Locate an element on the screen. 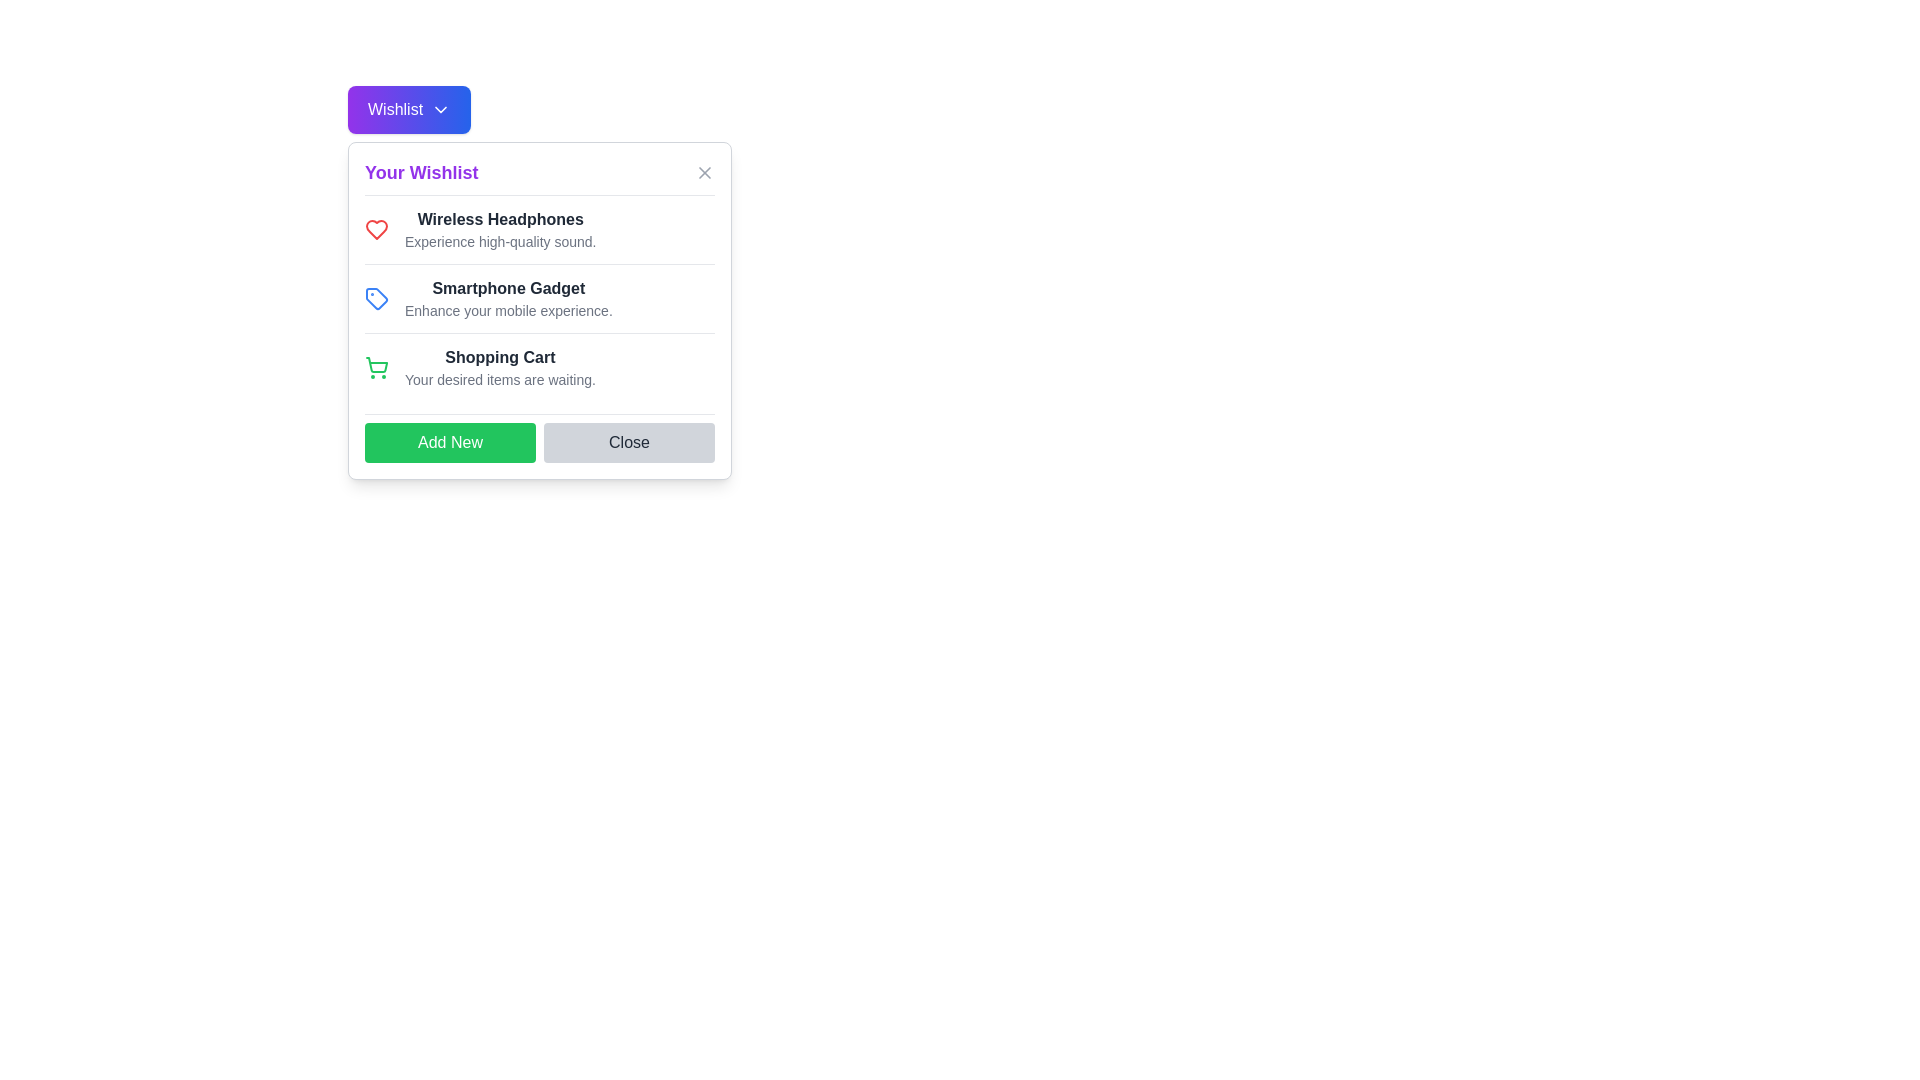 The image size is (1920, 1080). text of the List item titled 'Smartphone Gadget' which is the second item in the 'Your Wishlist' modal is located at coordinates (539, 297).